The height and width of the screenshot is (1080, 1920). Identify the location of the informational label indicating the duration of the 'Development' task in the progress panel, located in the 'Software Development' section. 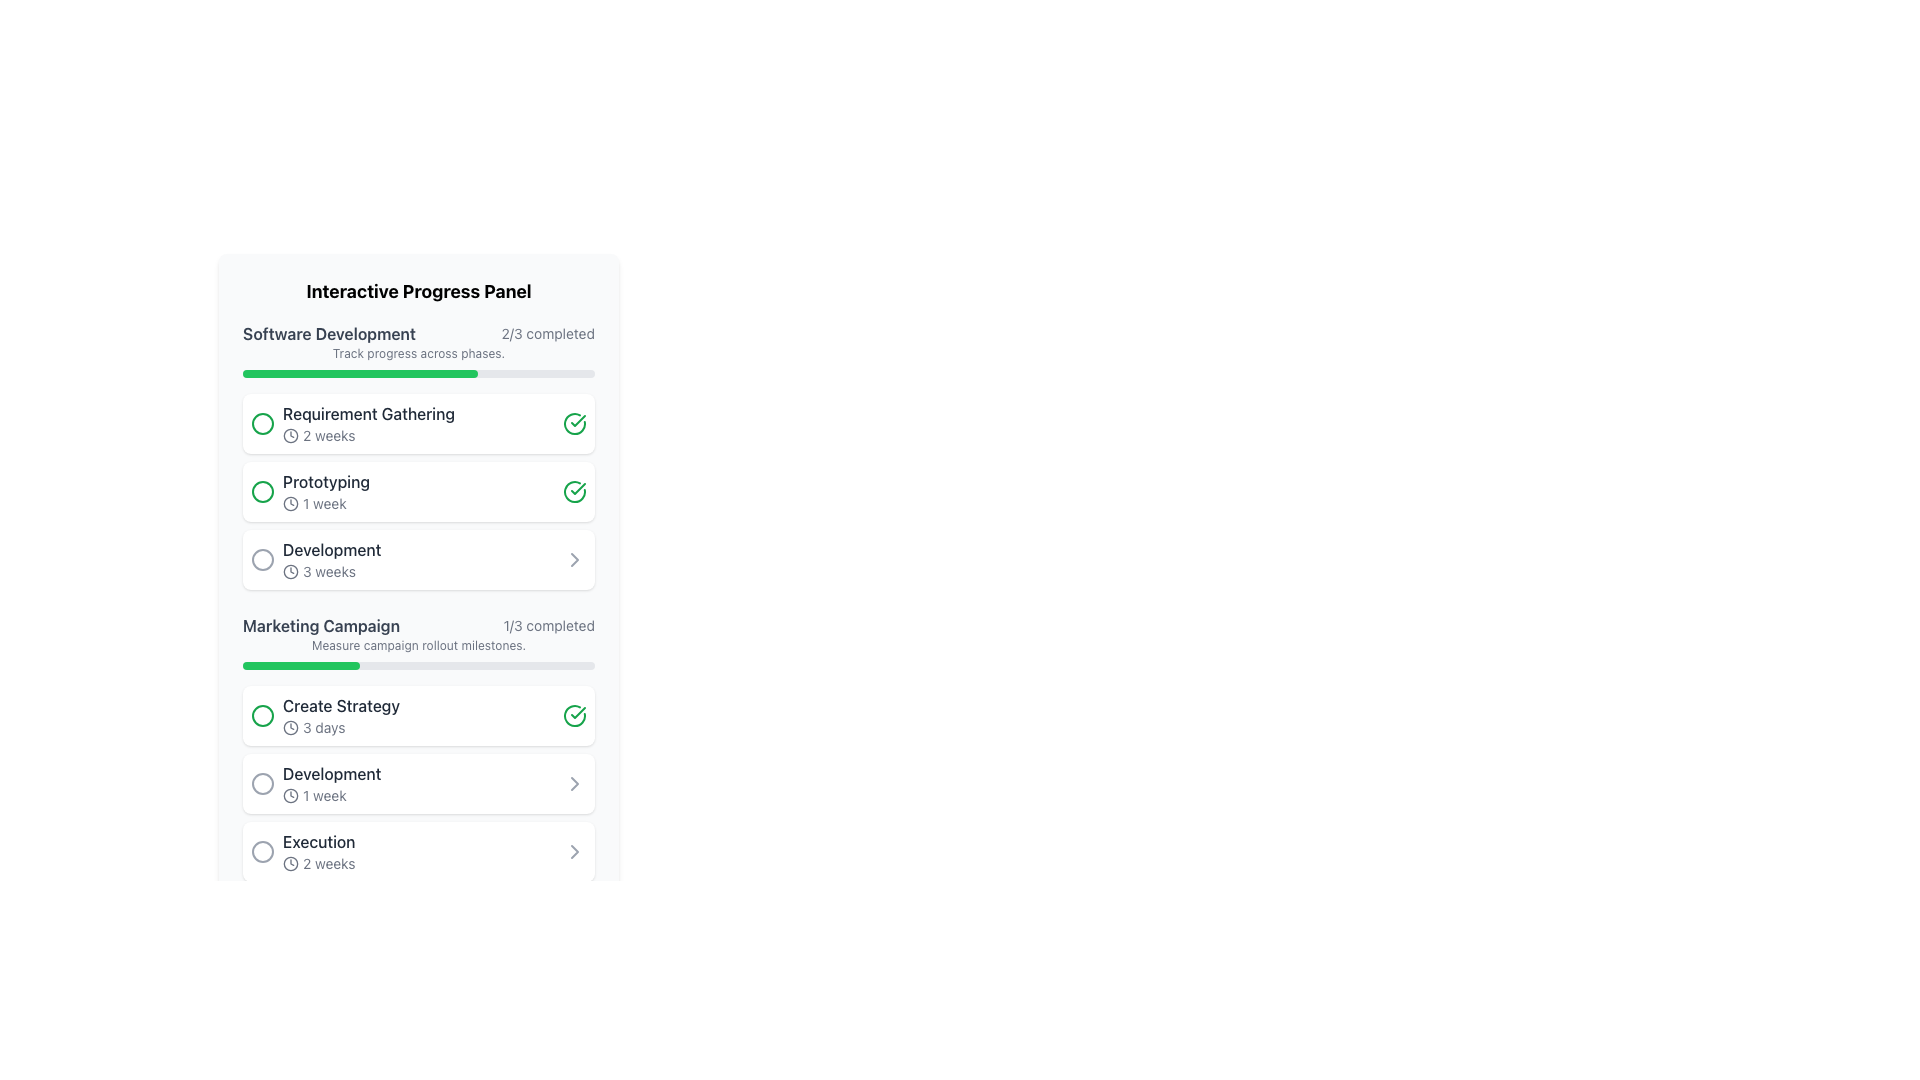
(332, 571).